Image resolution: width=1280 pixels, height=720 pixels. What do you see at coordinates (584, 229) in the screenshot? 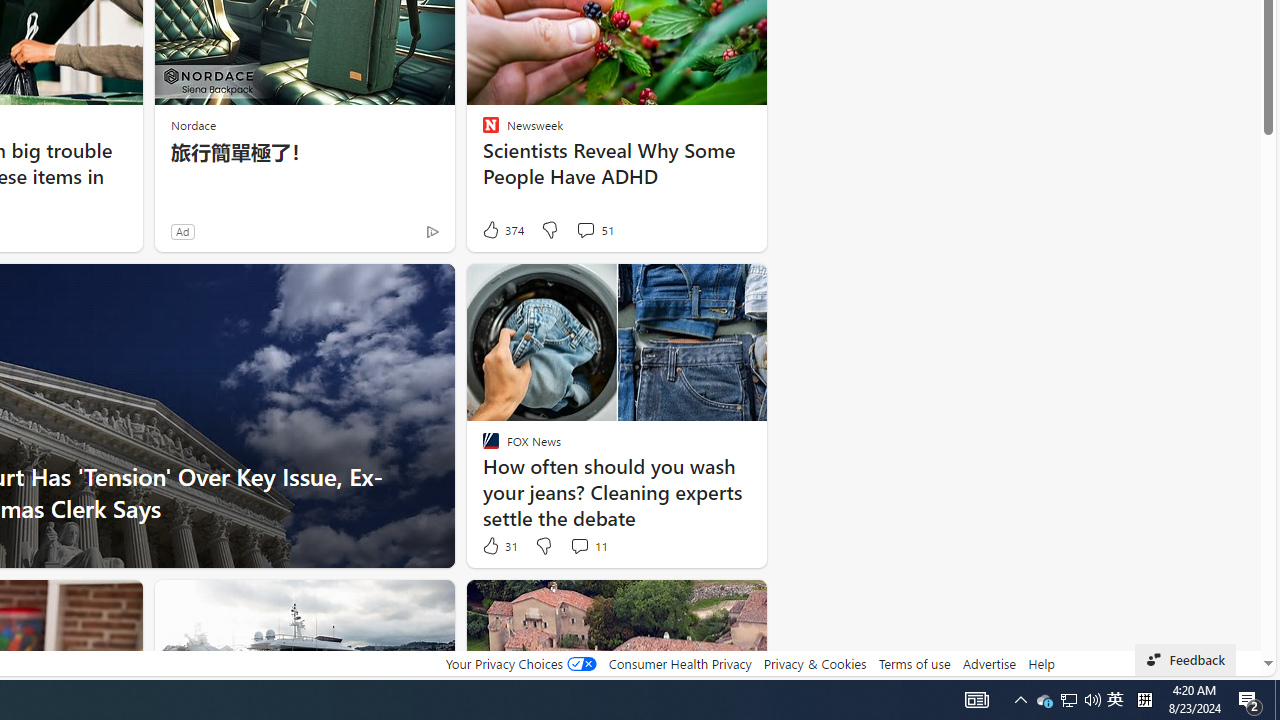
I see `'View comments 51 Comment'` at bounding box center [584, 229].